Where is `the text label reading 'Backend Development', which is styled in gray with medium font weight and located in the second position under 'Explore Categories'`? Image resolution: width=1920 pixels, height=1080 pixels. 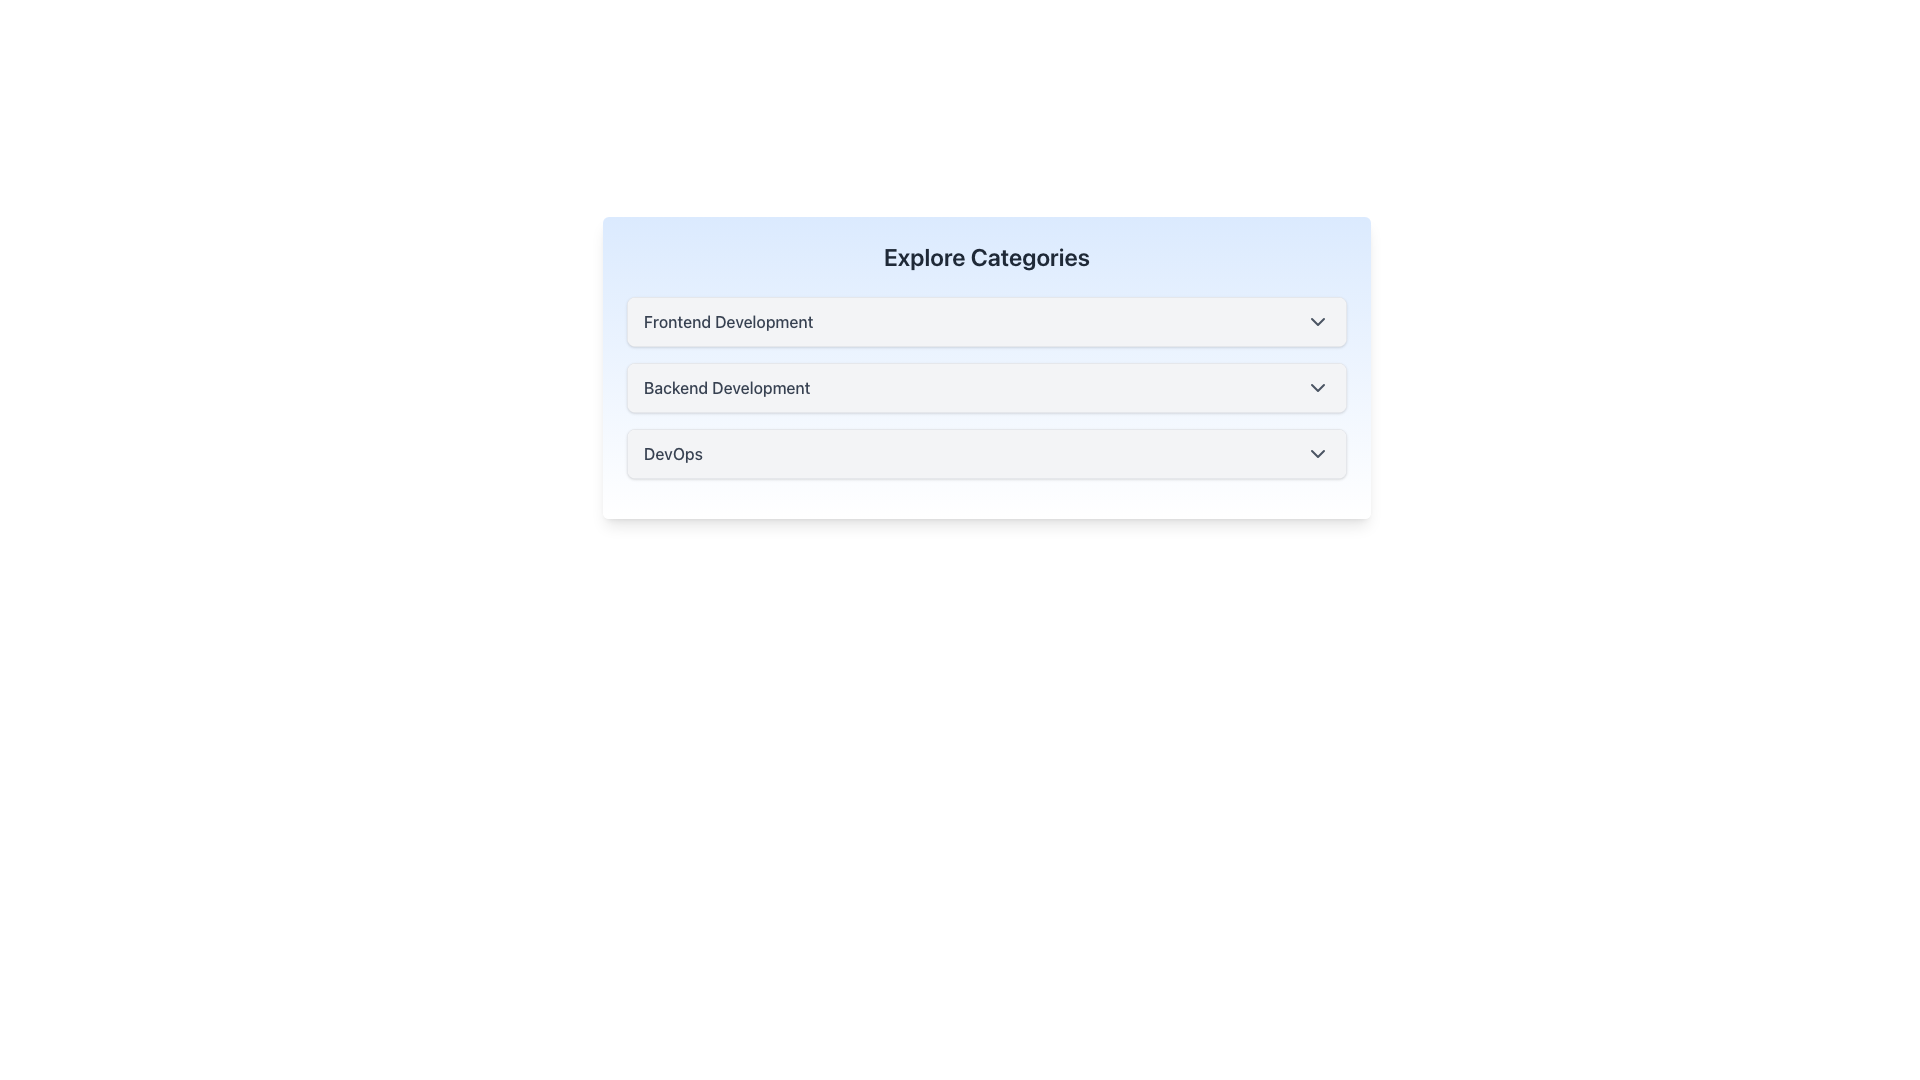
the text label reading 'Backend Development', which is styled in gray with medium font weight and located in the second position under 'Explore Categories' is located at coordinates (726, 388).